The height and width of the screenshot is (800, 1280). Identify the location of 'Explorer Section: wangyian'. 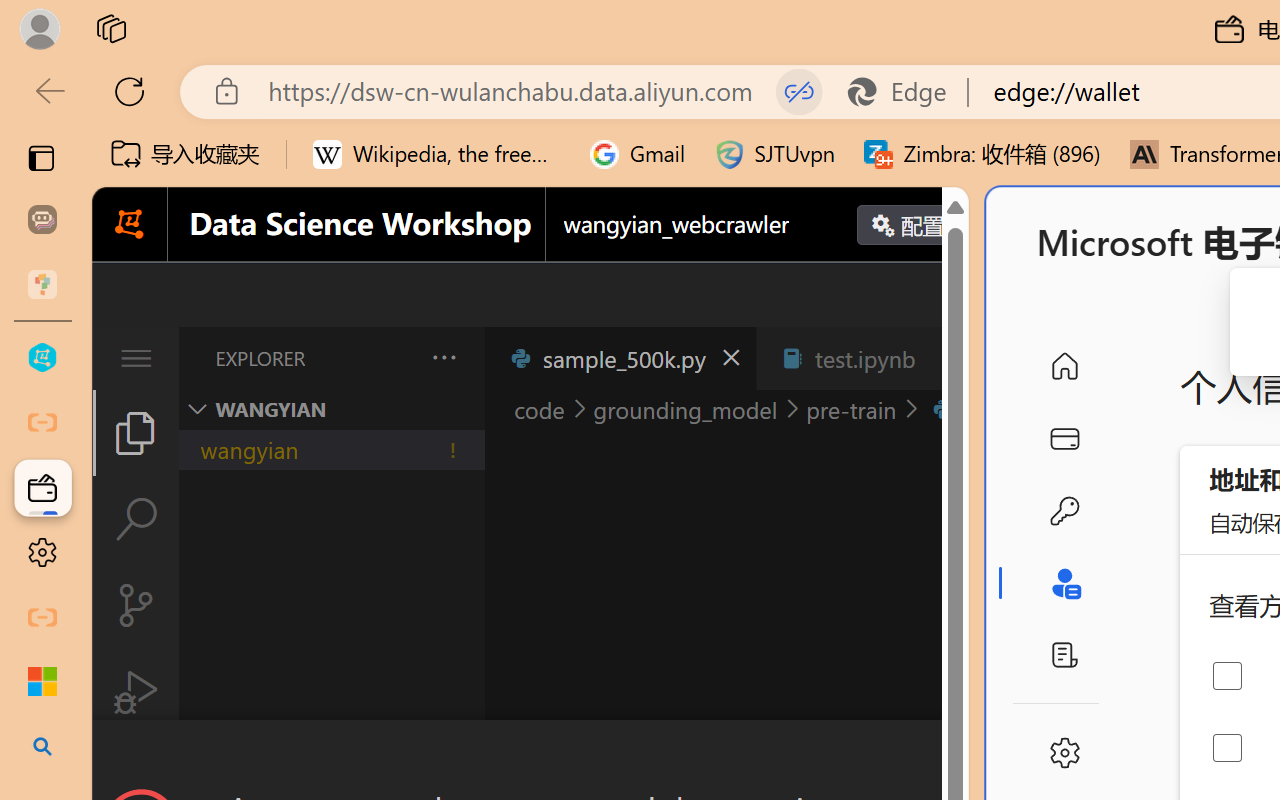
(331, 409).